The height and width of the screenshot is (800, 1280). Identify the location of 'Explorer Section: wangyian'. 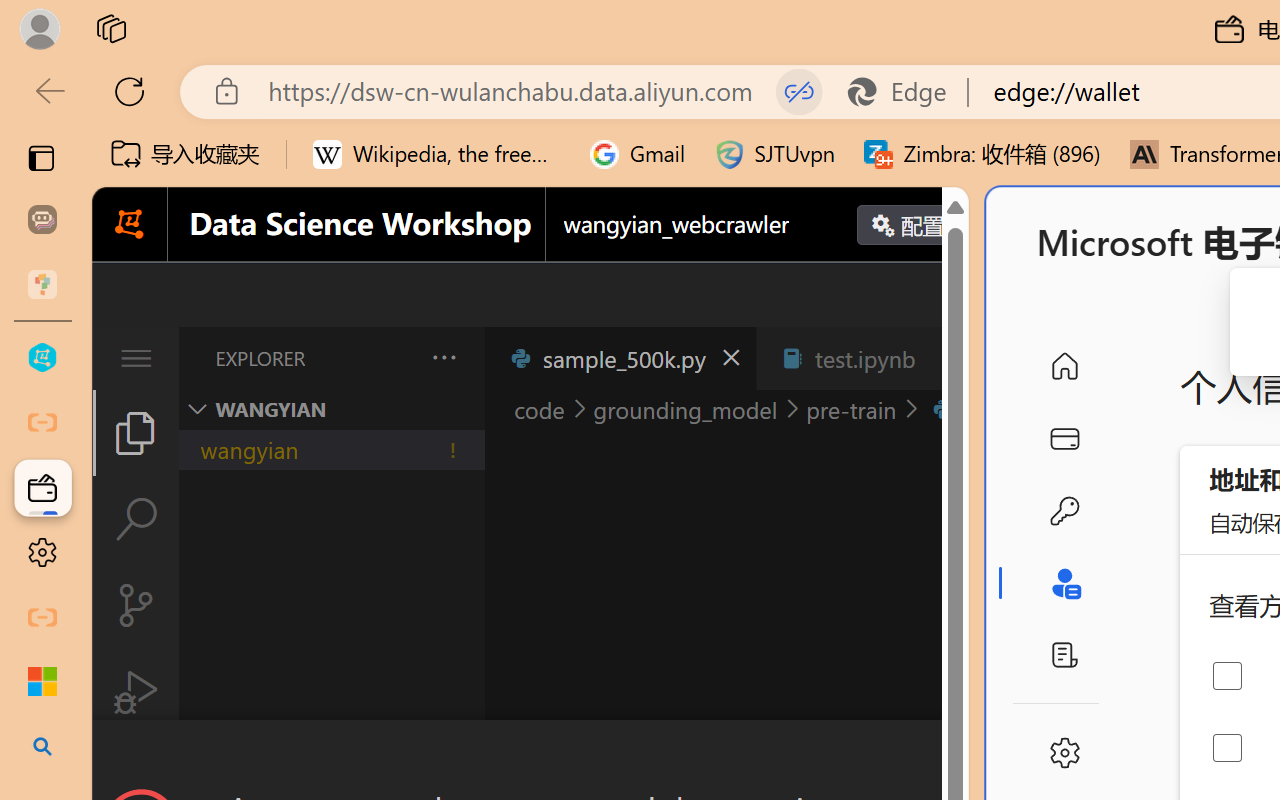
(331, 409).